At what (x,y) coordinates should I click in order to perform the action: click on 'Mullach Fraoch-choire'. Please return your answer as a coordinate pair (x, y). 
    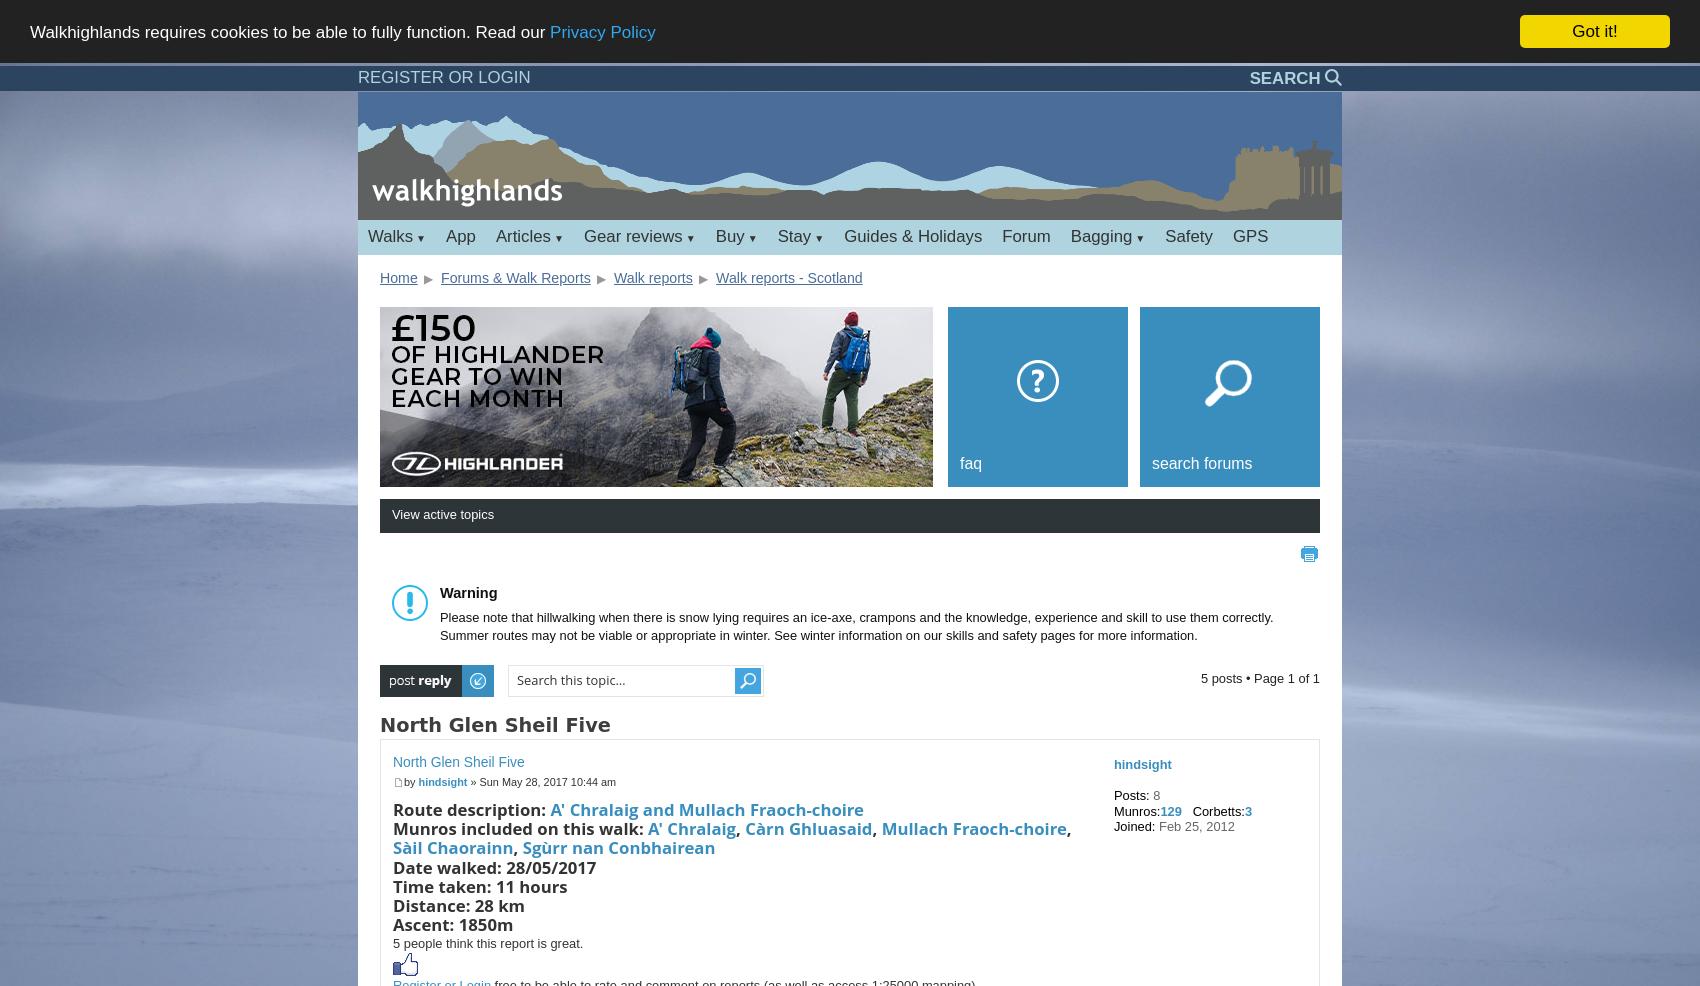
    Looking at the image, I should click on (972, 827).